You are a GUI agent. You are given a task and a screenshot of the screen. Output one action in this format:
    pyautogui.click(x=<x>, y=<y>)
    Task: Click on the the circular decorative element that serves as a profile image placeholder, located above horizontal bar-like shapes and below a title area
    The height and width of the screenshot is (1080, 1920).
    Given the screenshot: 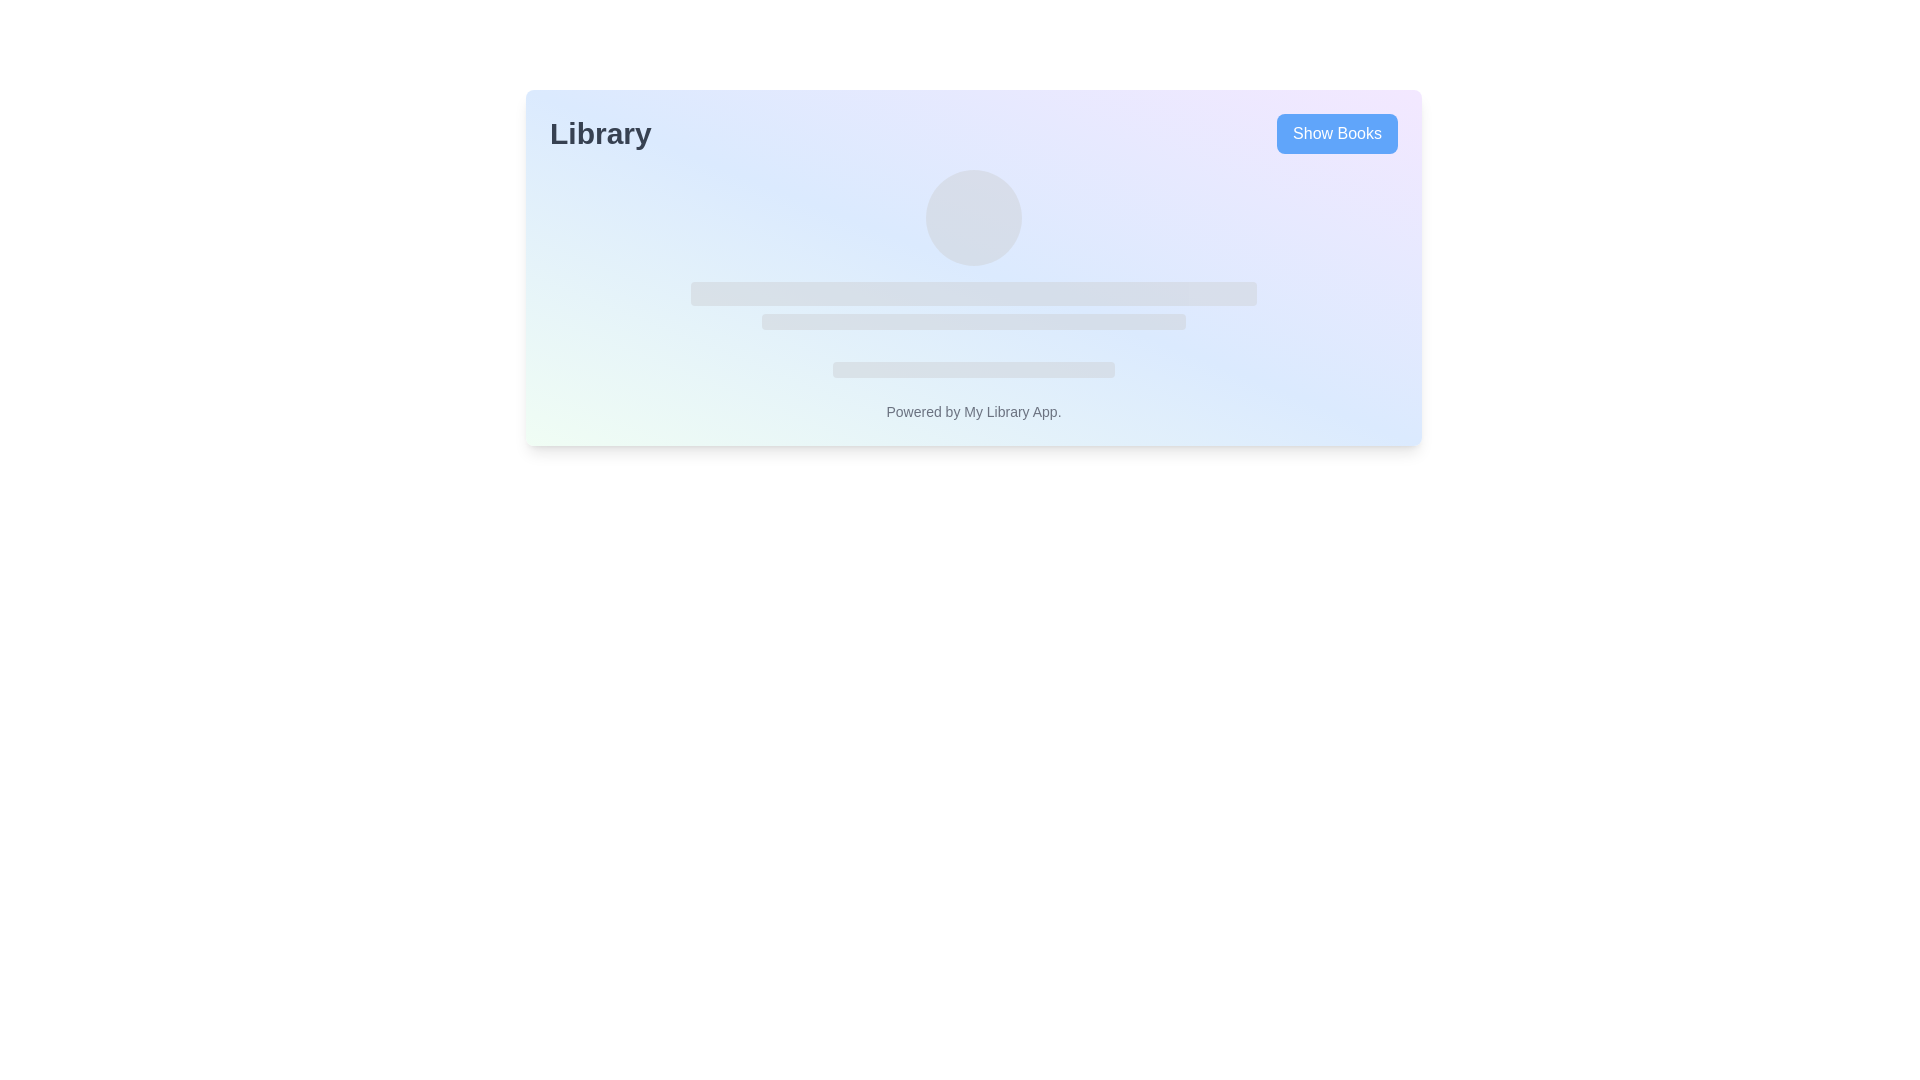 What is the action you would take?
    pyautogui.click(x=974, y=218)
    